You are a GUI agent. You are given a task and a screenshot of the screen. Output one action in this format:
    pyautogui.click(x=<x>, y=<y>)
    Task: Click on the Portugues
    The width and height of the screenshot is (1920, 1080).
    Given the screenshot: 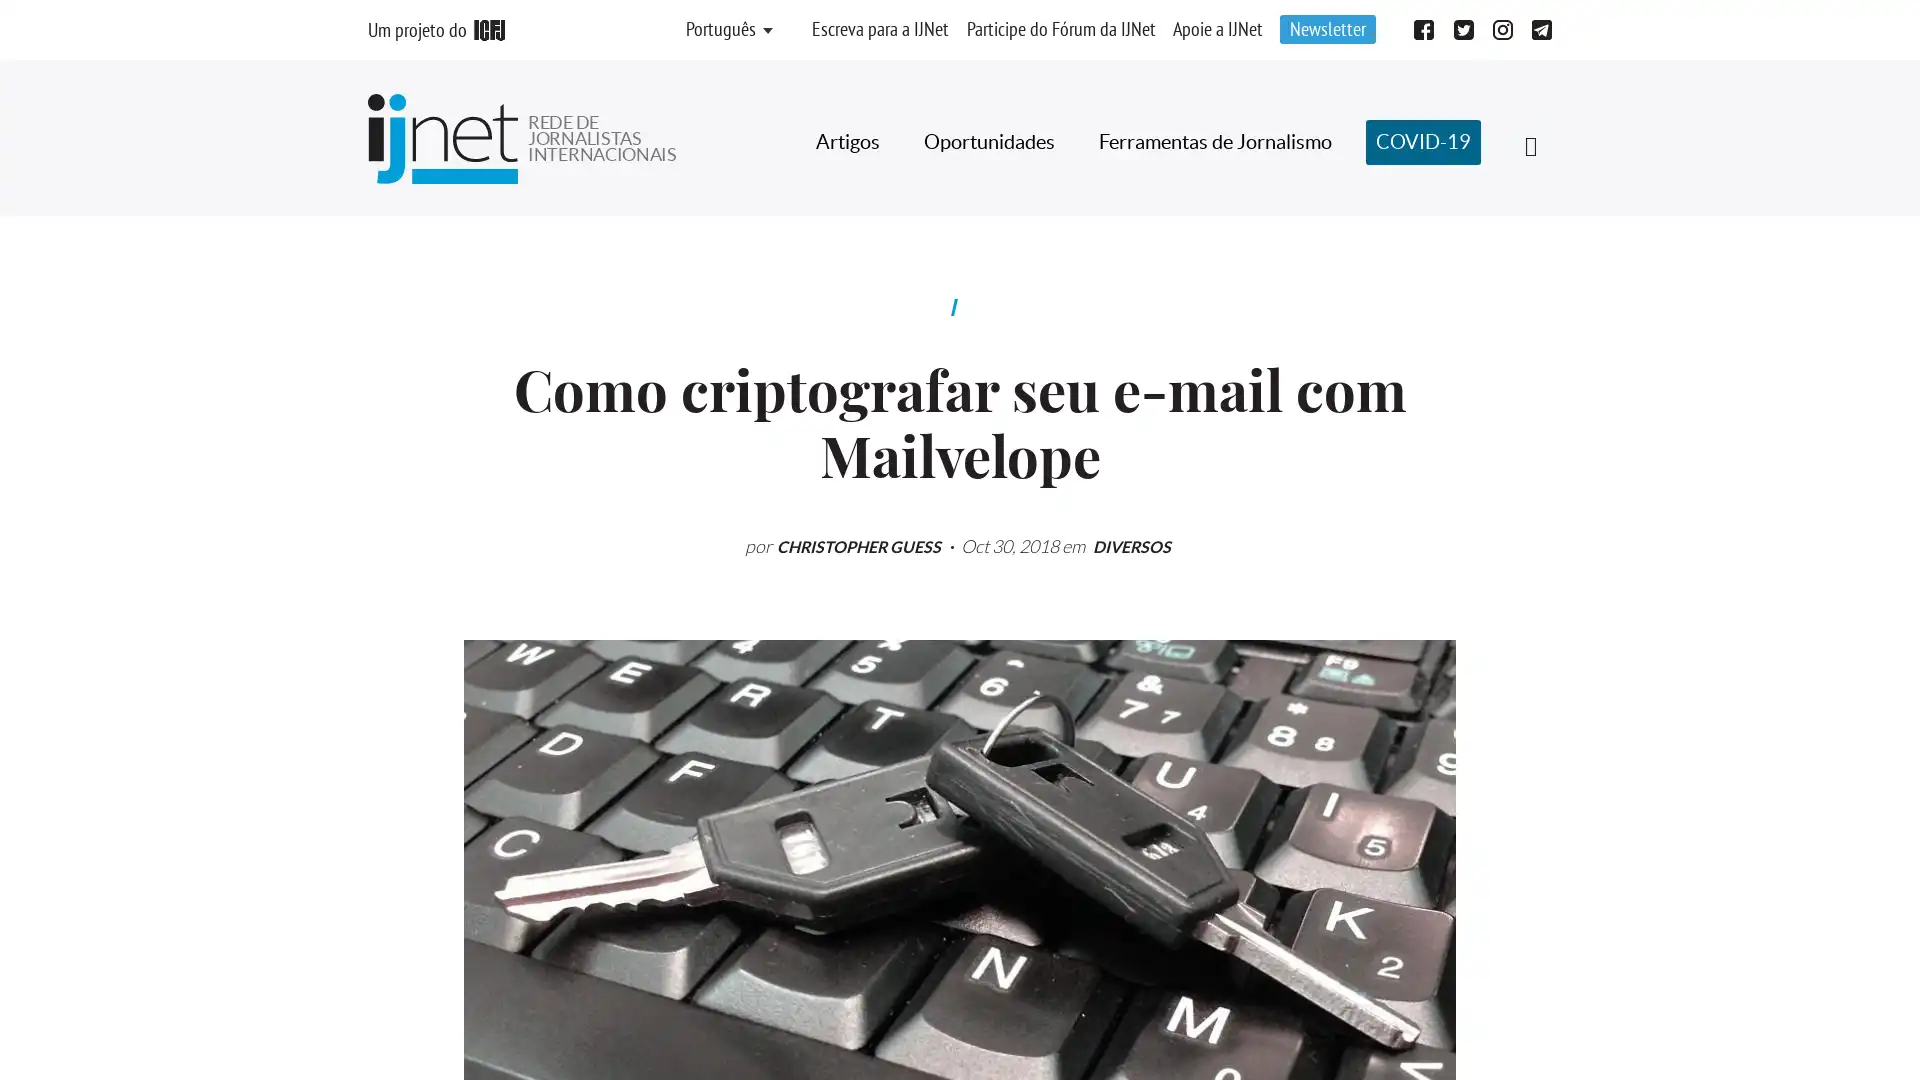 What is the action you would take?
    pyautogui.click(x=720, y=30)
    